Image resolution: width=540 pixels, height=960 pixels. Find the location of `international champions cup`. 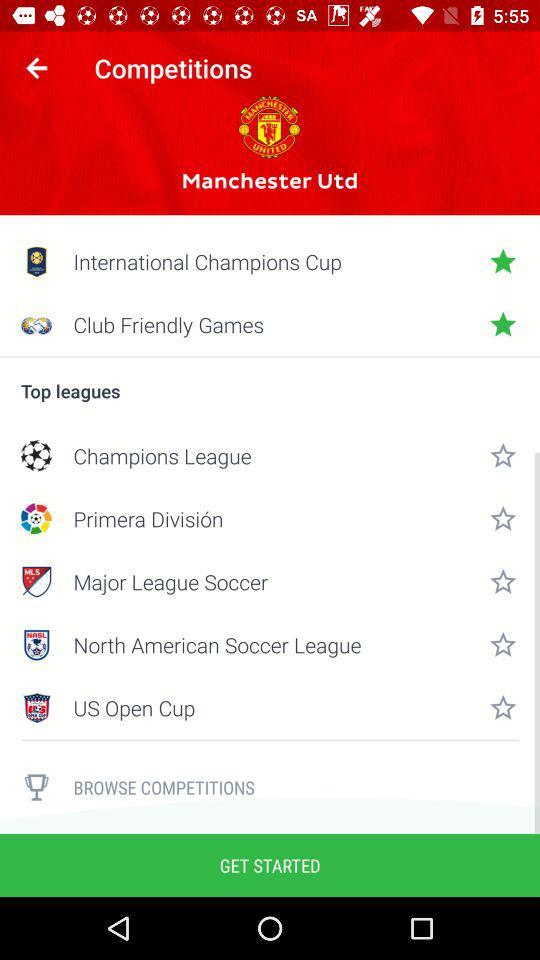

international champions cup is located at coordinates (270, 260).